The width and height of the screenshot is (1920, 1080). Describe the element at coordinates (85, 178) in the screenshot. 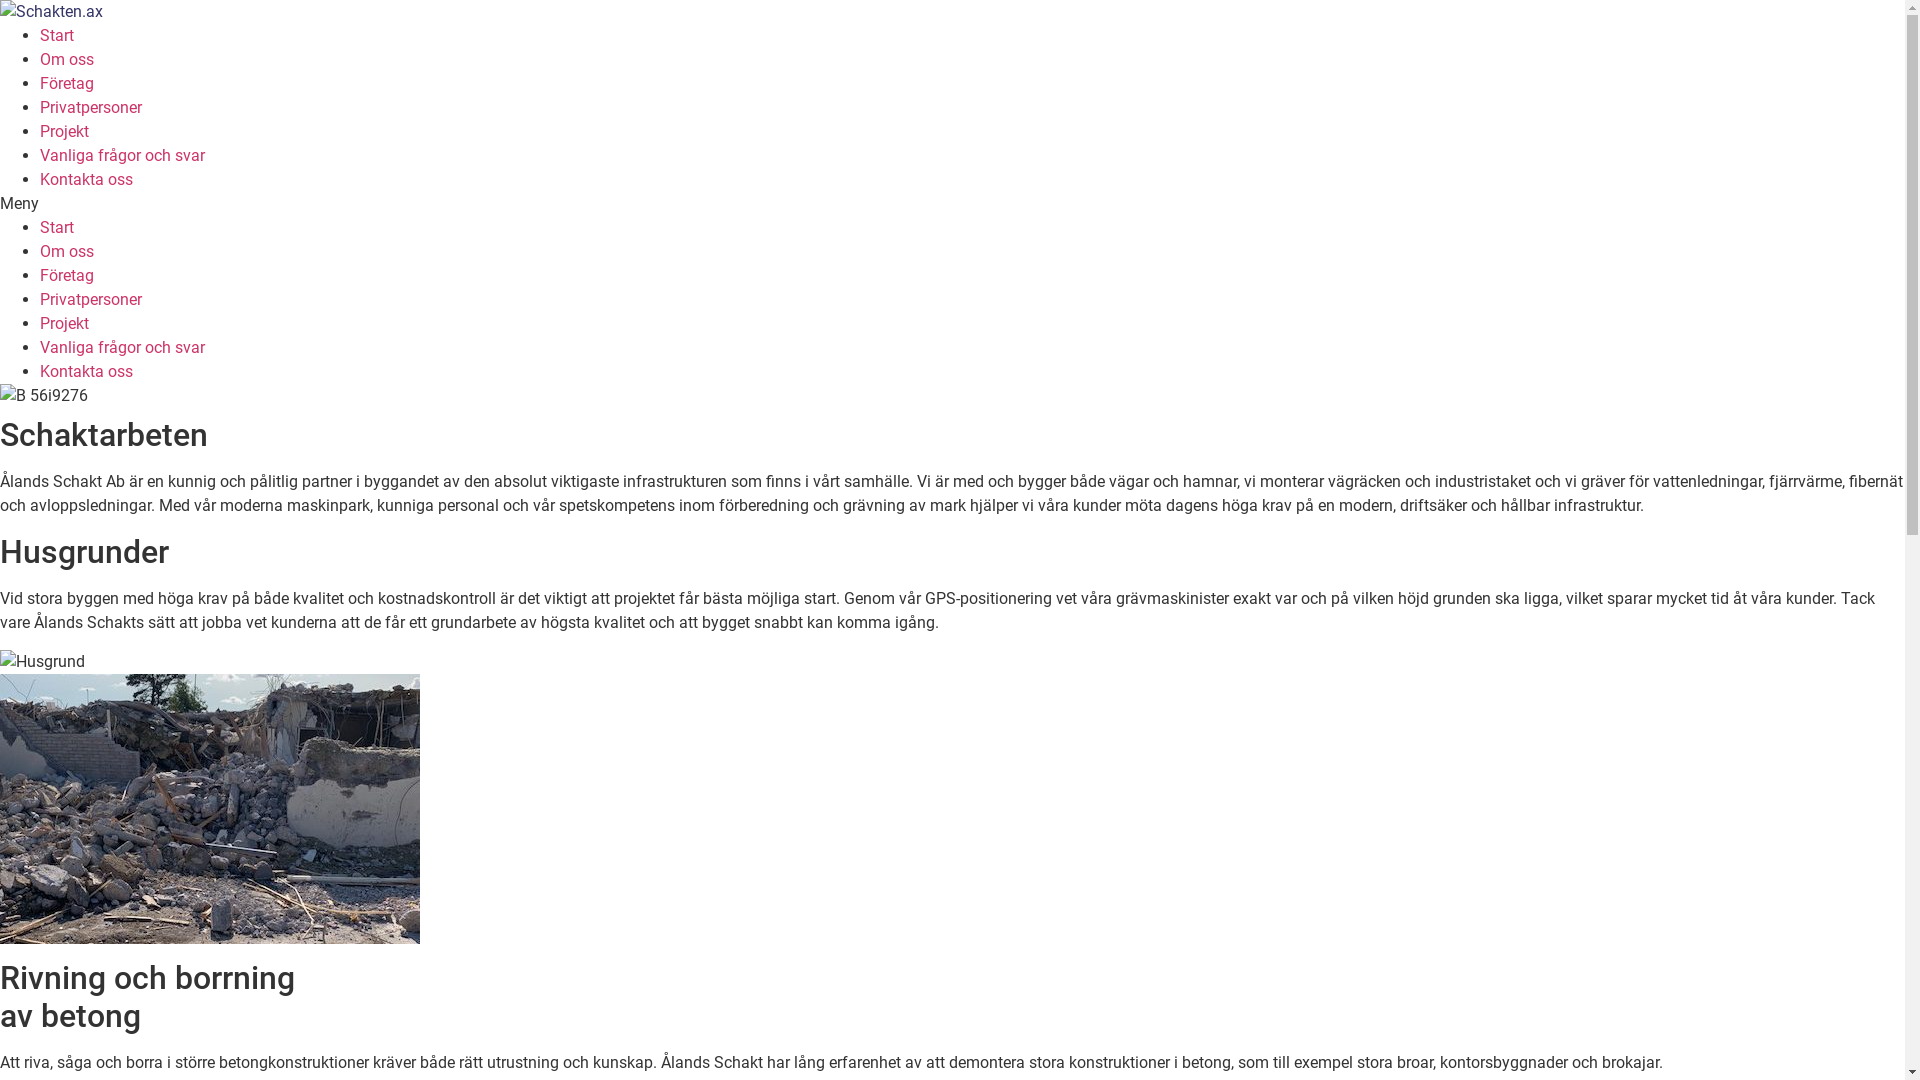

I see `'Kontakta oss'` at that location.